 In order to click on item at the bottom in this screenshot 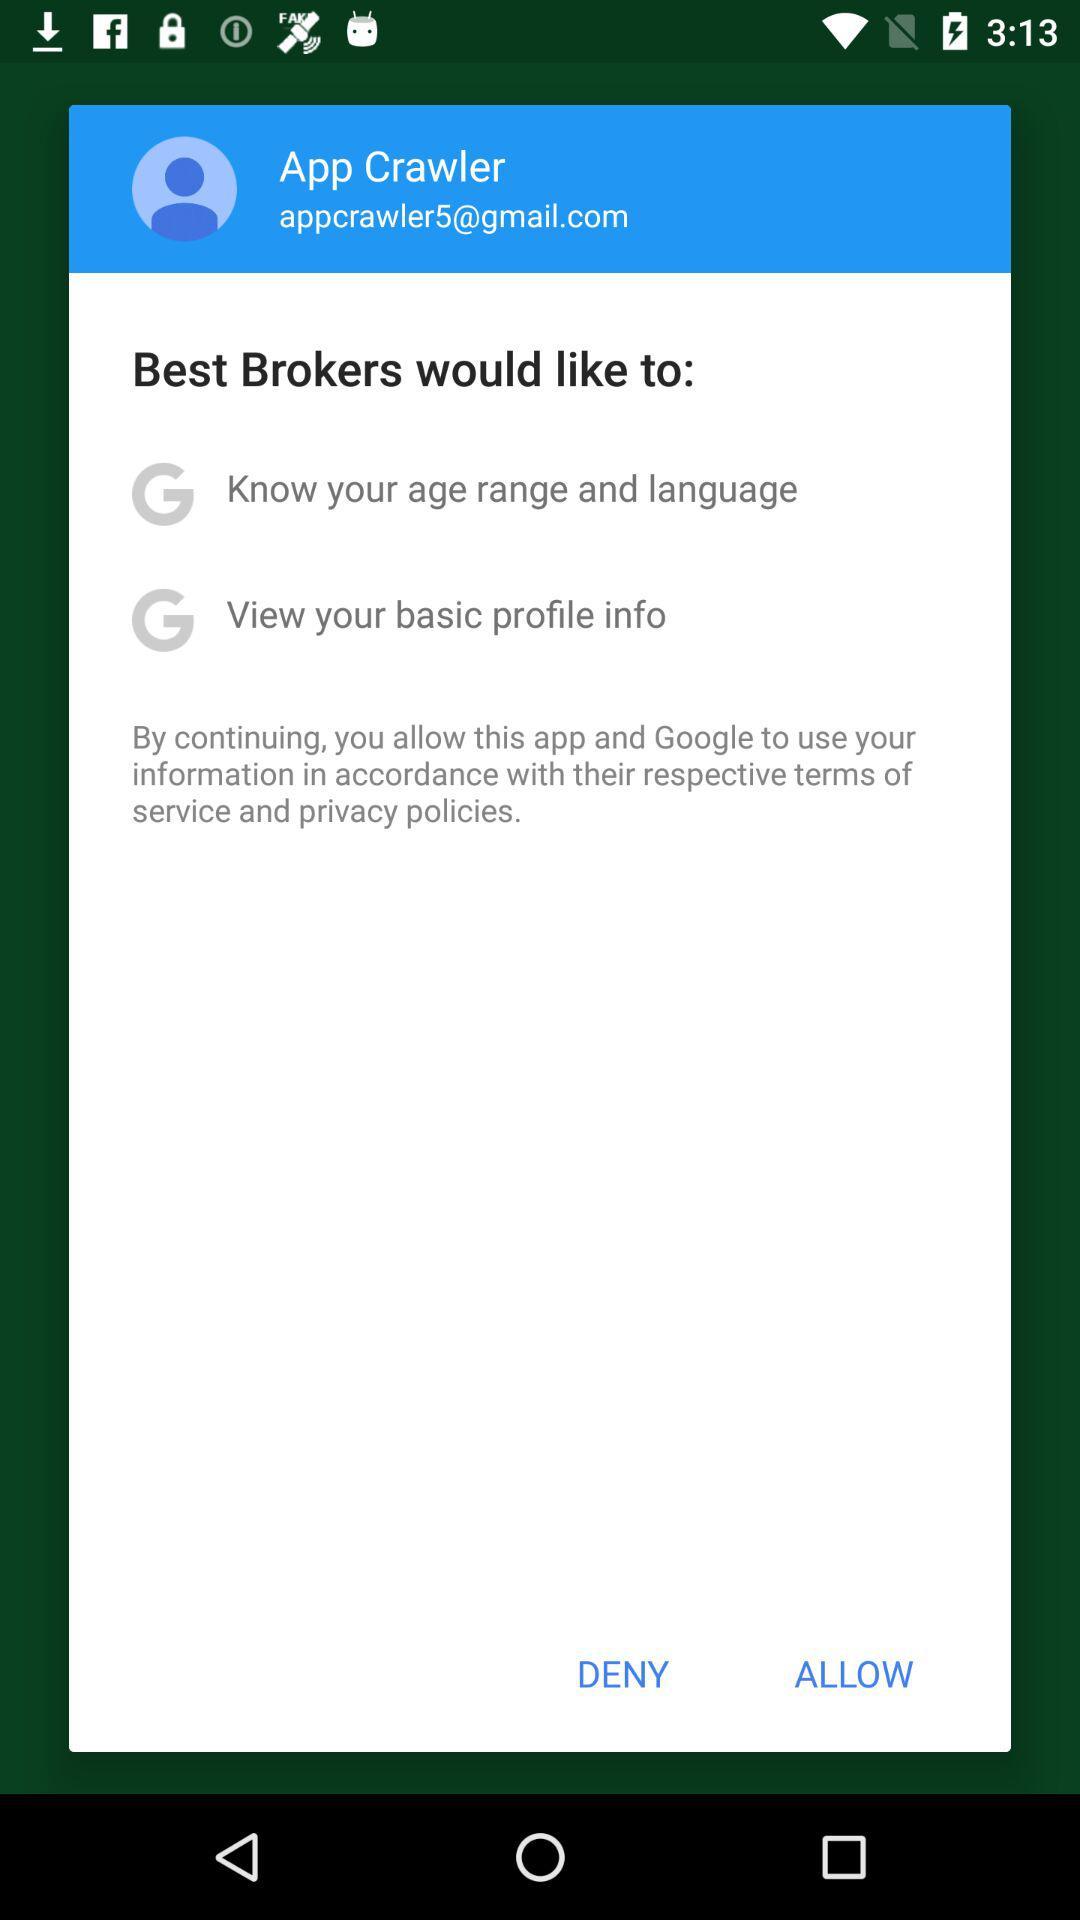, I will do `click(621, 1673)`.